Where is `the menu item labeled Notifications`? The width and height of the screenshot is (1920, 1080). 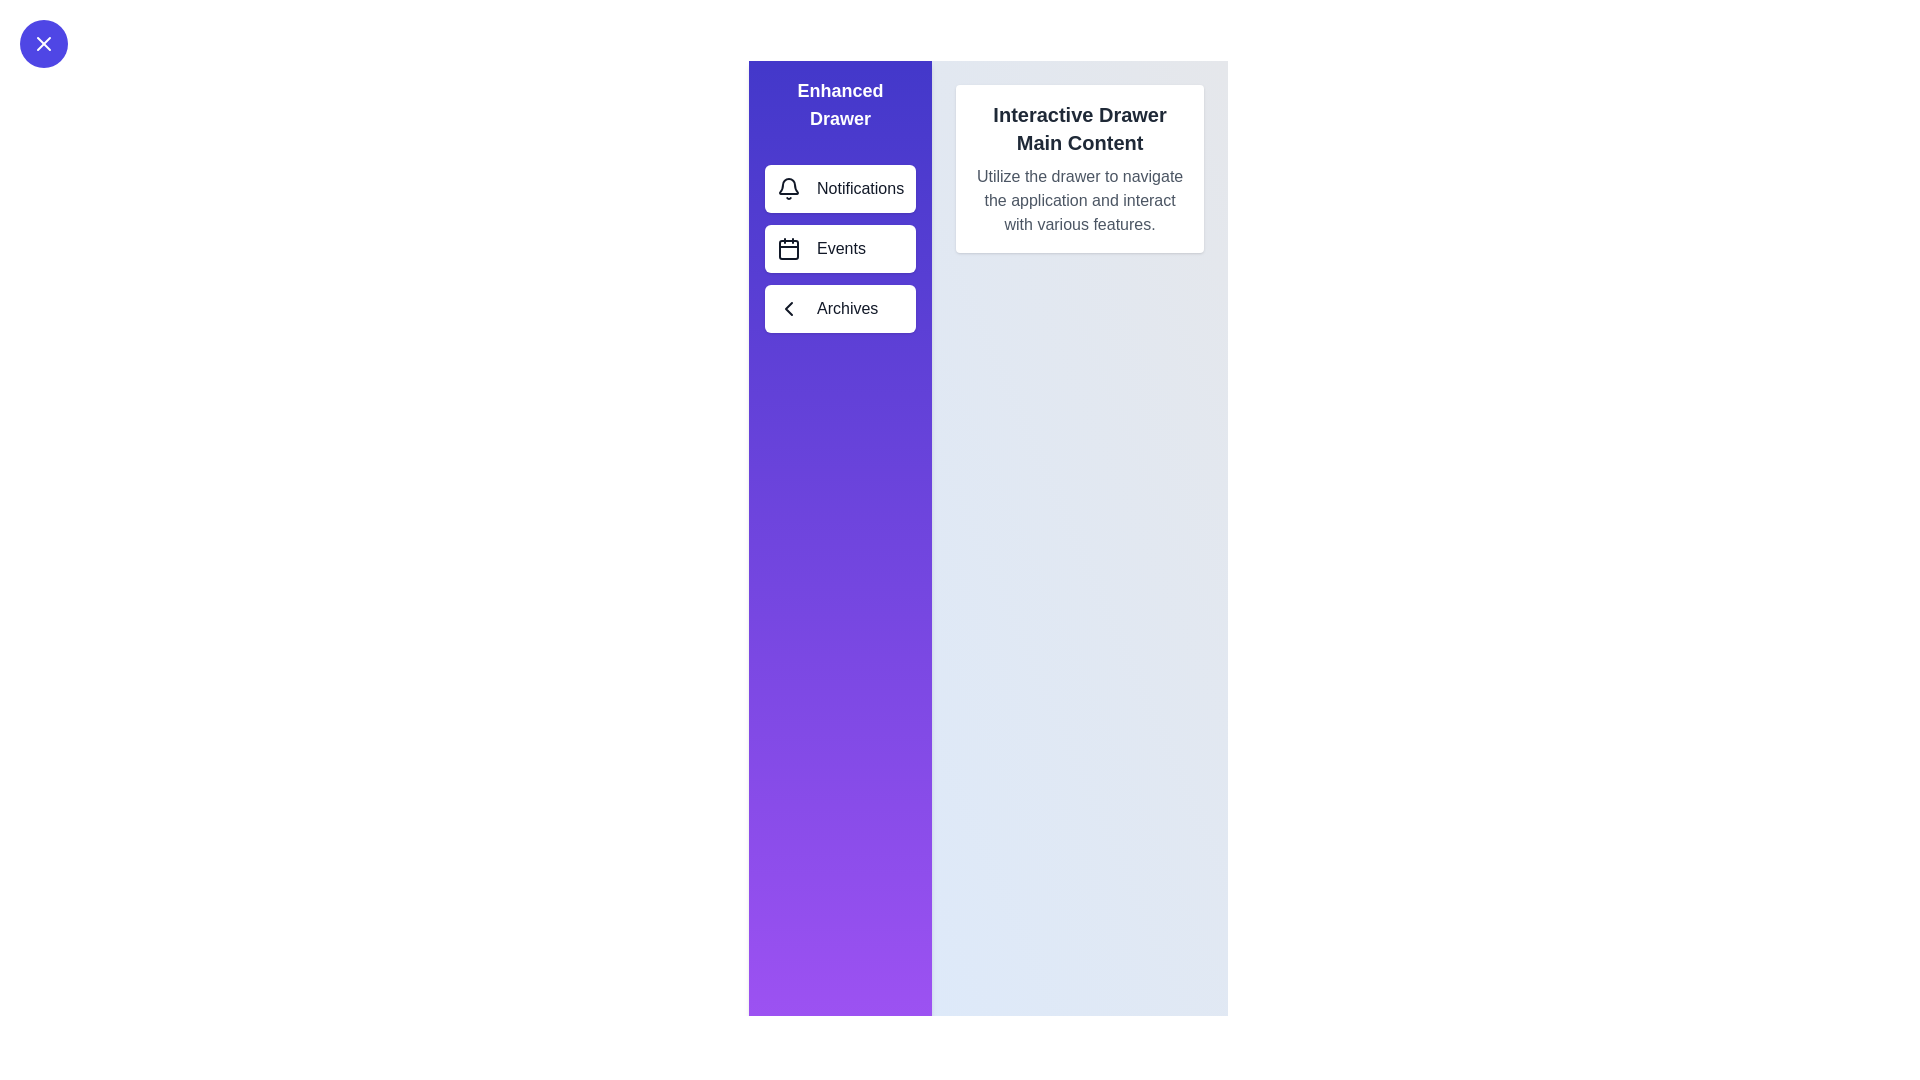
the menu item labeled Notifications is located at coordinates (840, 189).